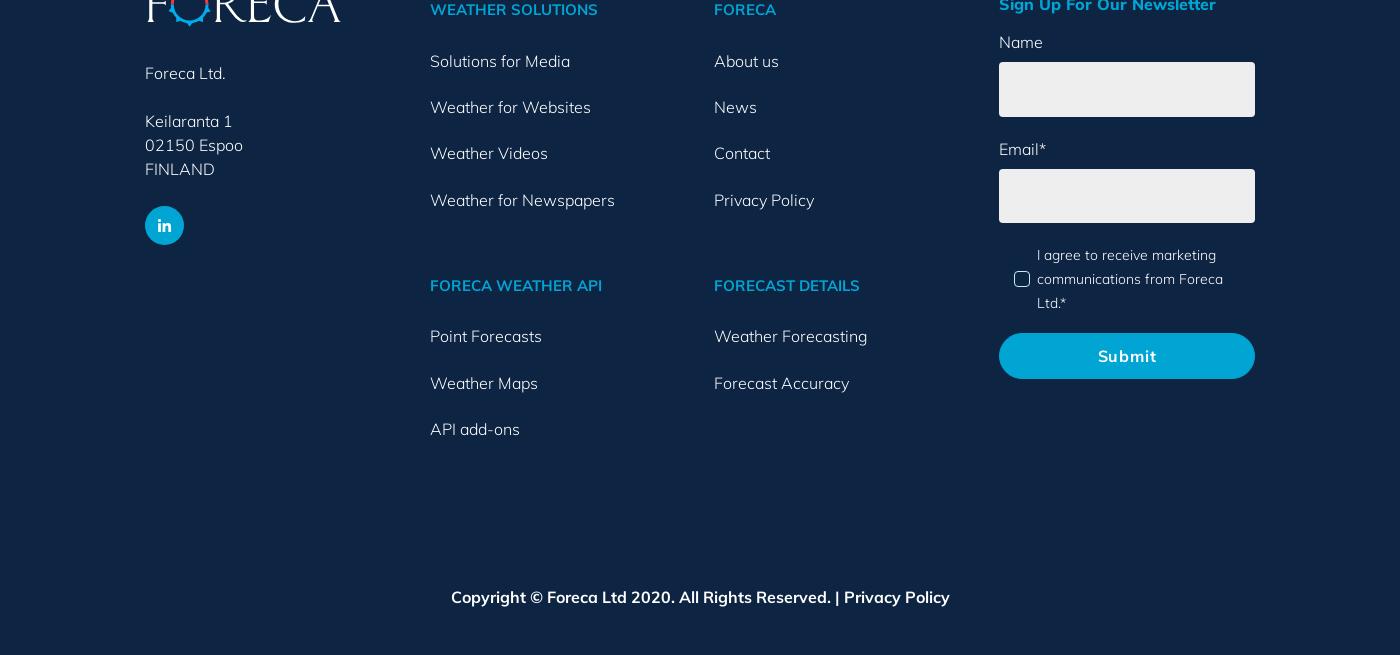 The image size is (1400, 655). Describe the element at coordinates (786, 284) in the screenshot. I see `'FORECAST DETAILS'` at that location.